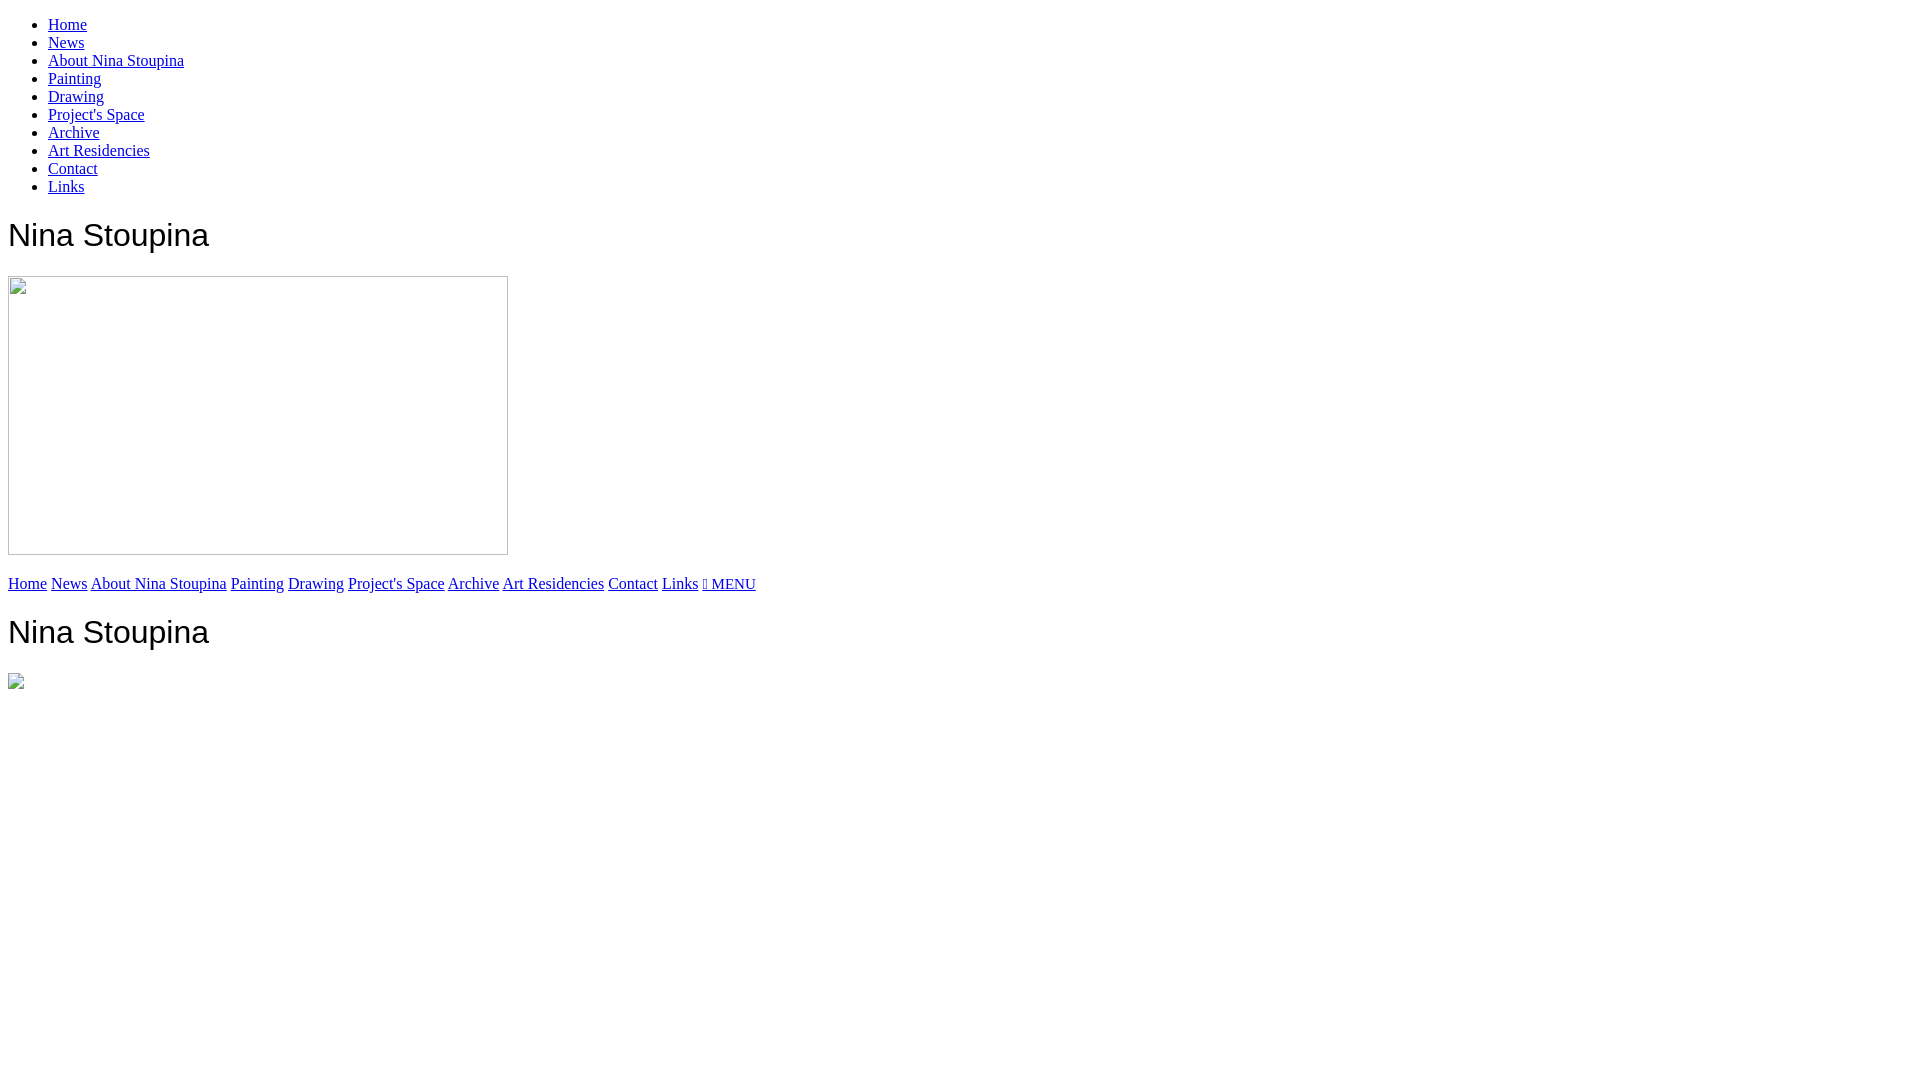 Image resolution: width=1920 pixels, height=1080 pixels. Describe the element at coordinates (157, 583) in the screenshot. I see `'About Nina Stoupina'` at that location.